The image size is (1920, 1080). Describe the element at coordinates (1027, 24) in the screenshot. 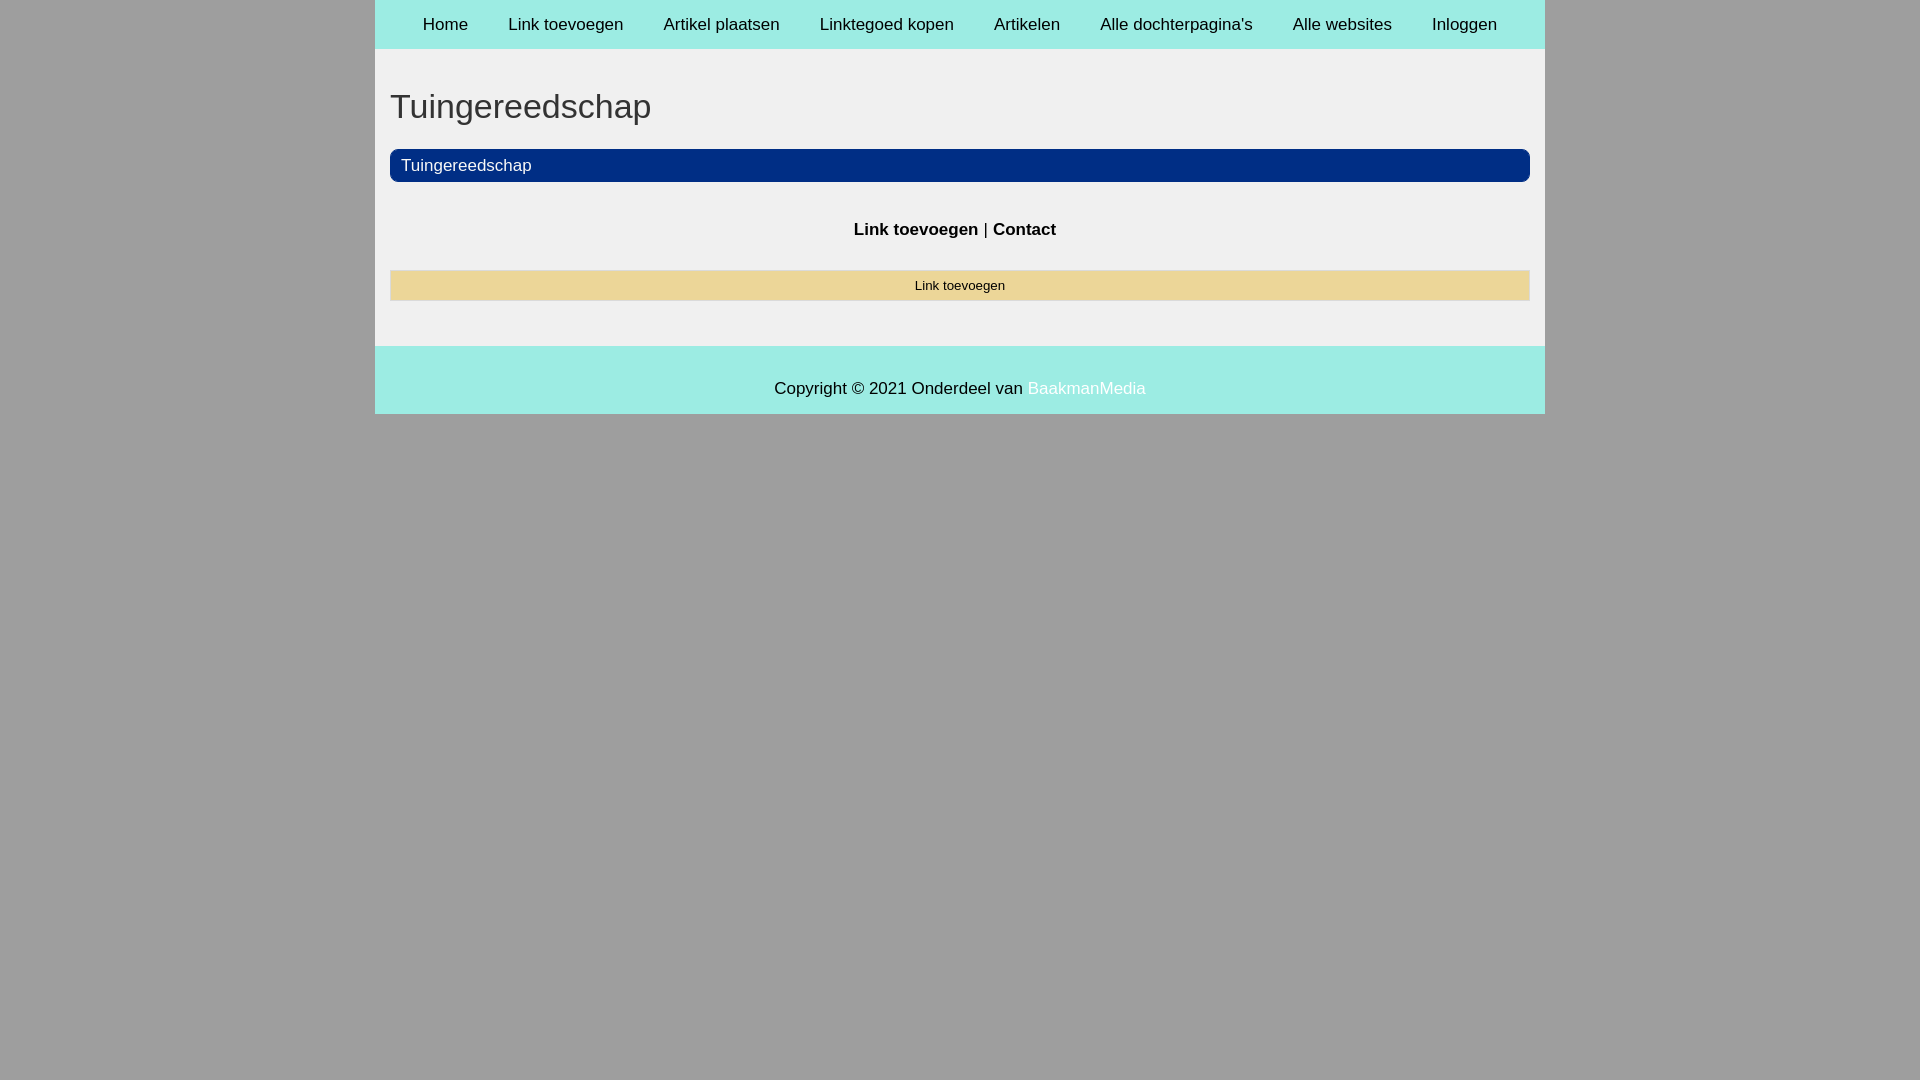

I see `'Artikelen'` at that location.